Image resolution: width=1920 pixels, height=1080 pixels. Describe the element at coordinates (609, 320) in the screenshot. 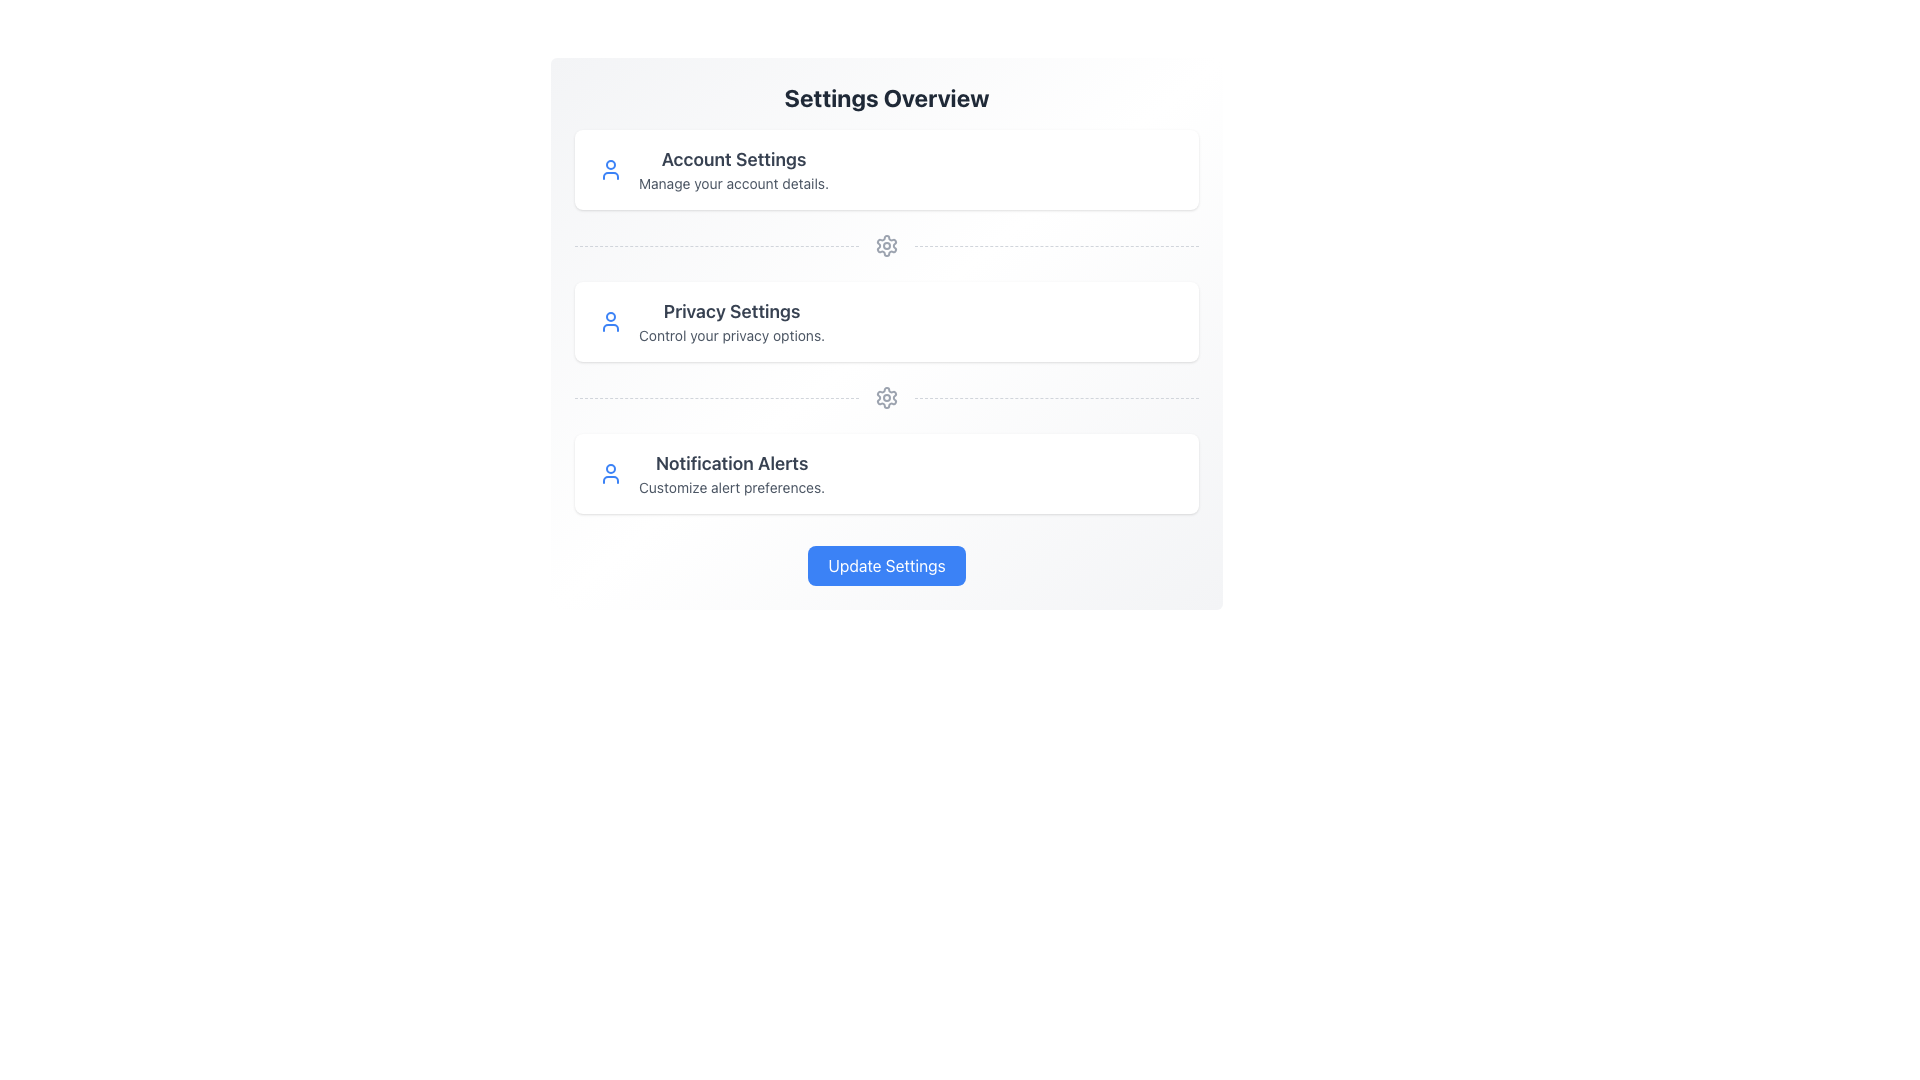

I see `the user profile icon, a small blue vector graphic located at the top-left of the 'Privacy Settings' button` at that location.